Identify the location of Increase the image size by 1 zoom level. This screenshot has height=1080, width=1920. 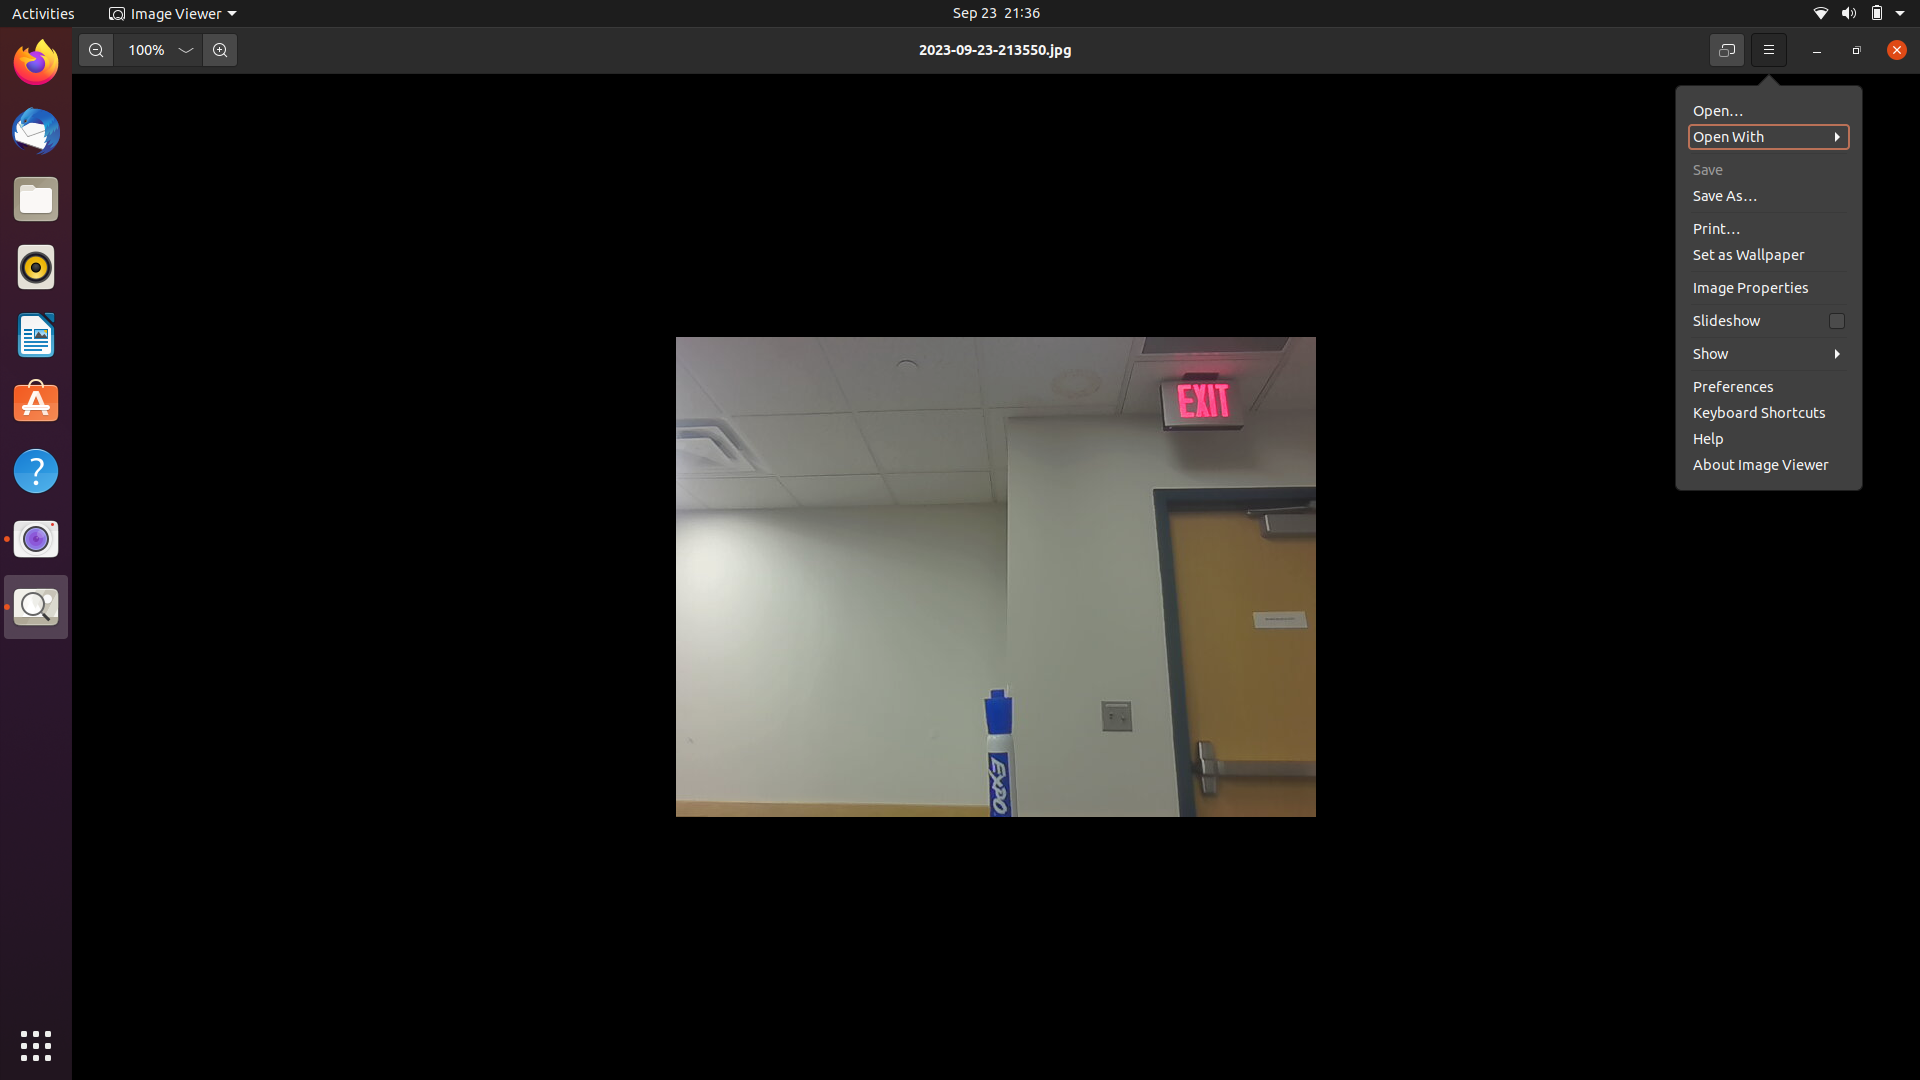
(219, 49).